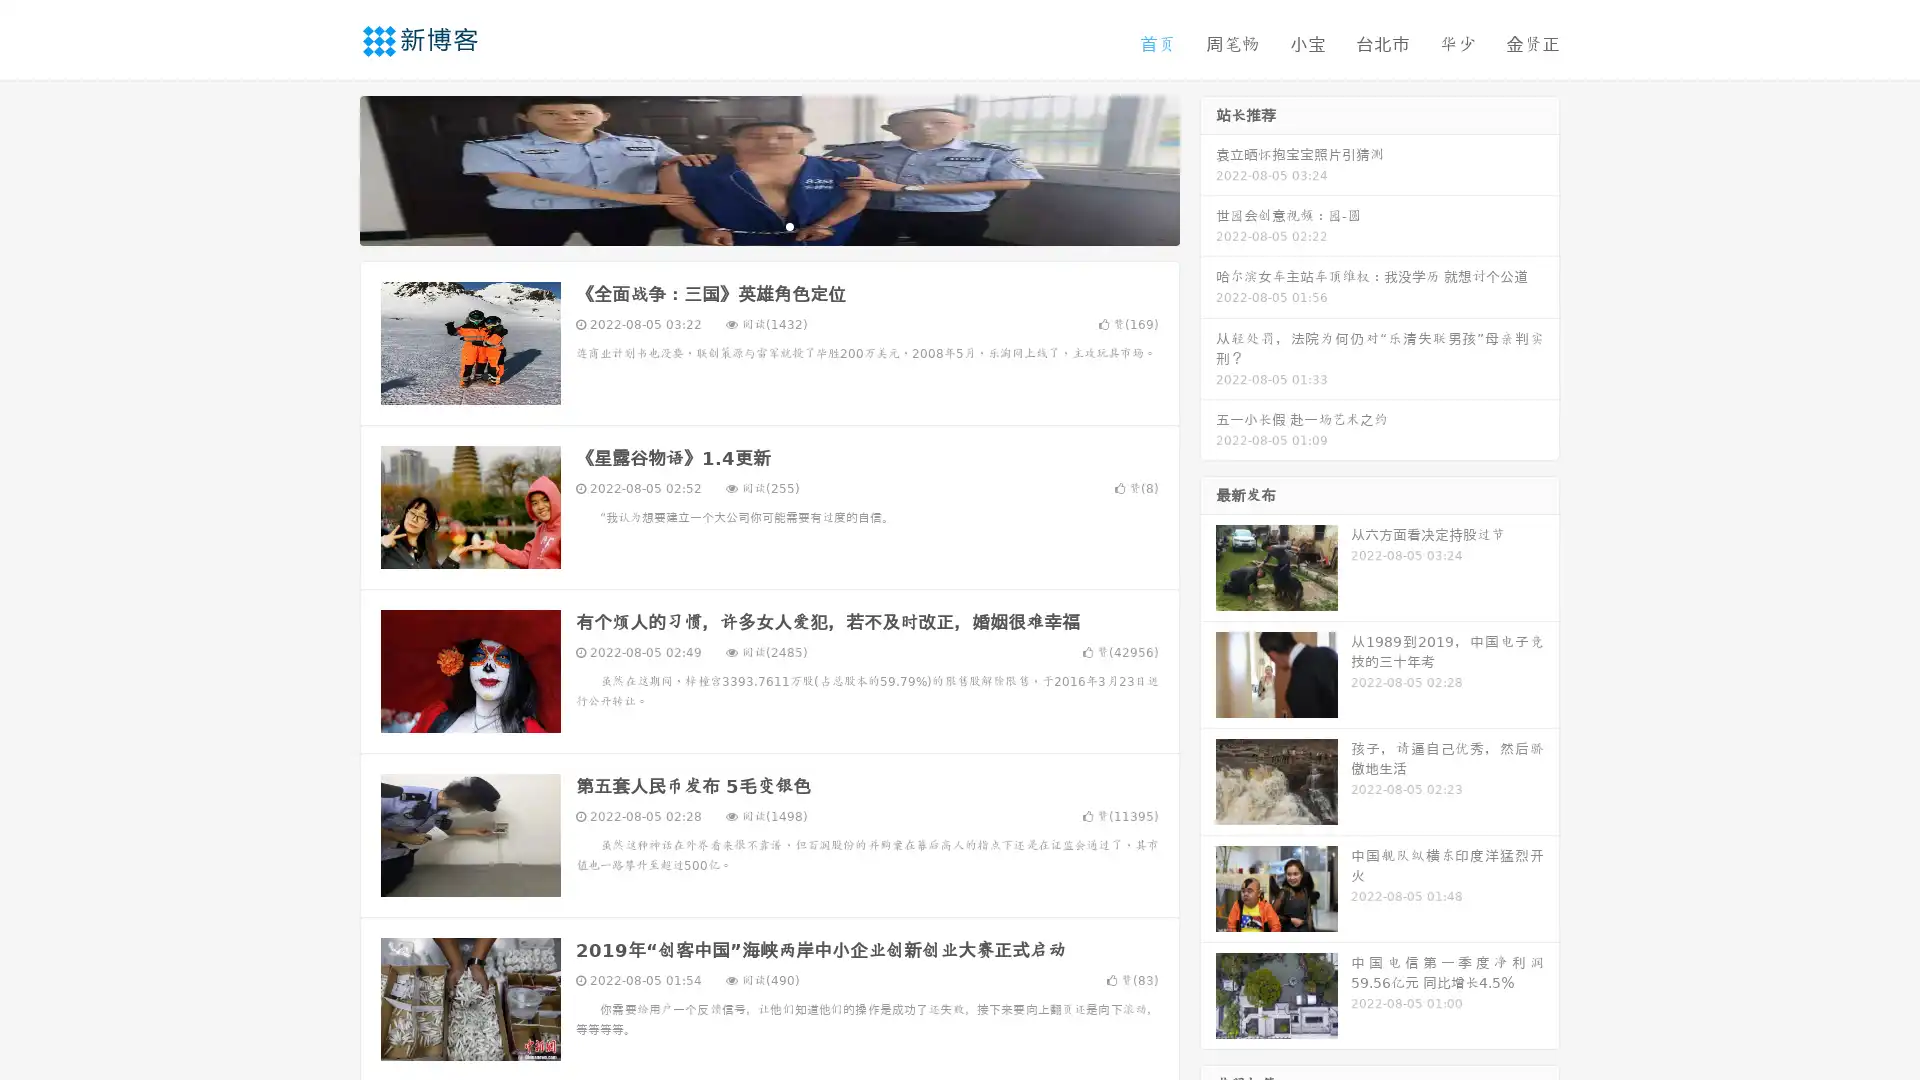 Image resolution: width=1920 pixels, height=1080 pixels. I want to click on Go to slide 2, so click(768, 225).